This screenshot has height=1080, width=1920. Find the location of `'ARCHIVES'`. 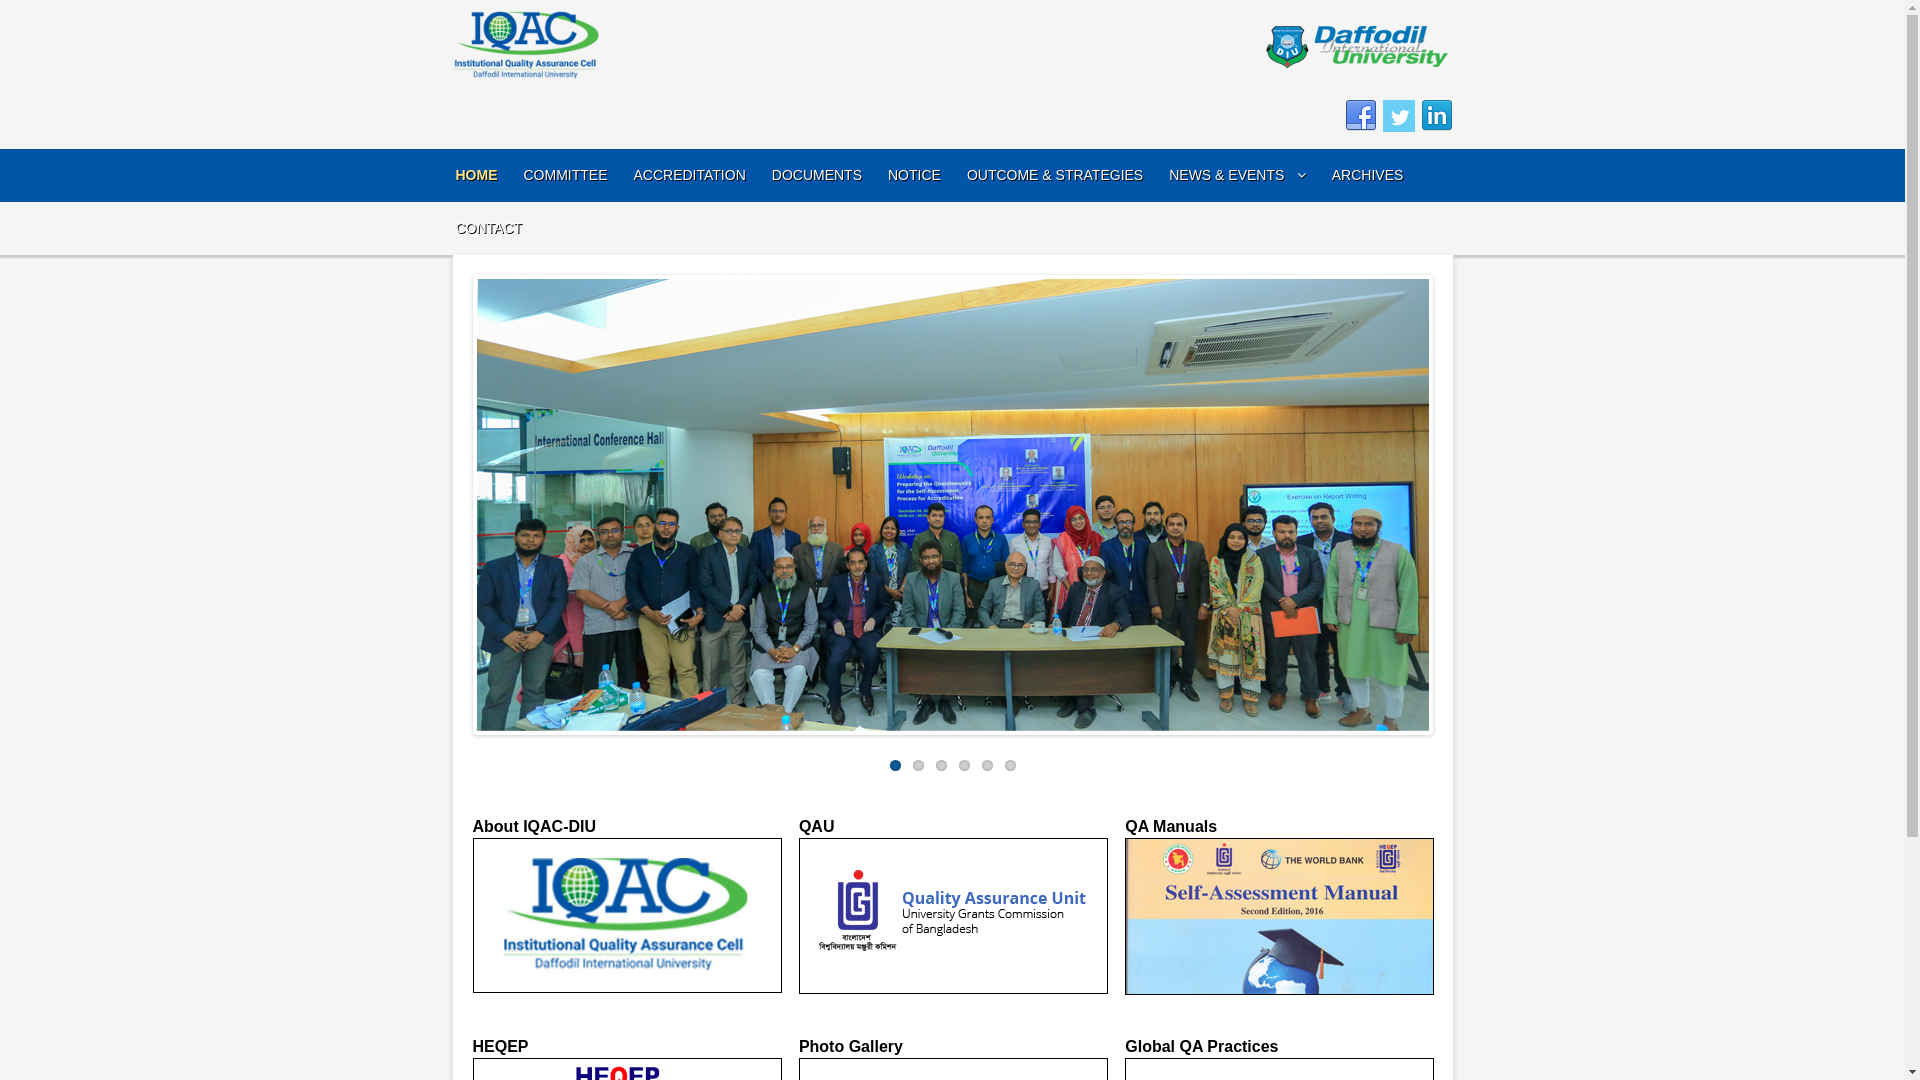

'ARCHIVES' is located at coordinates (1331, 174).